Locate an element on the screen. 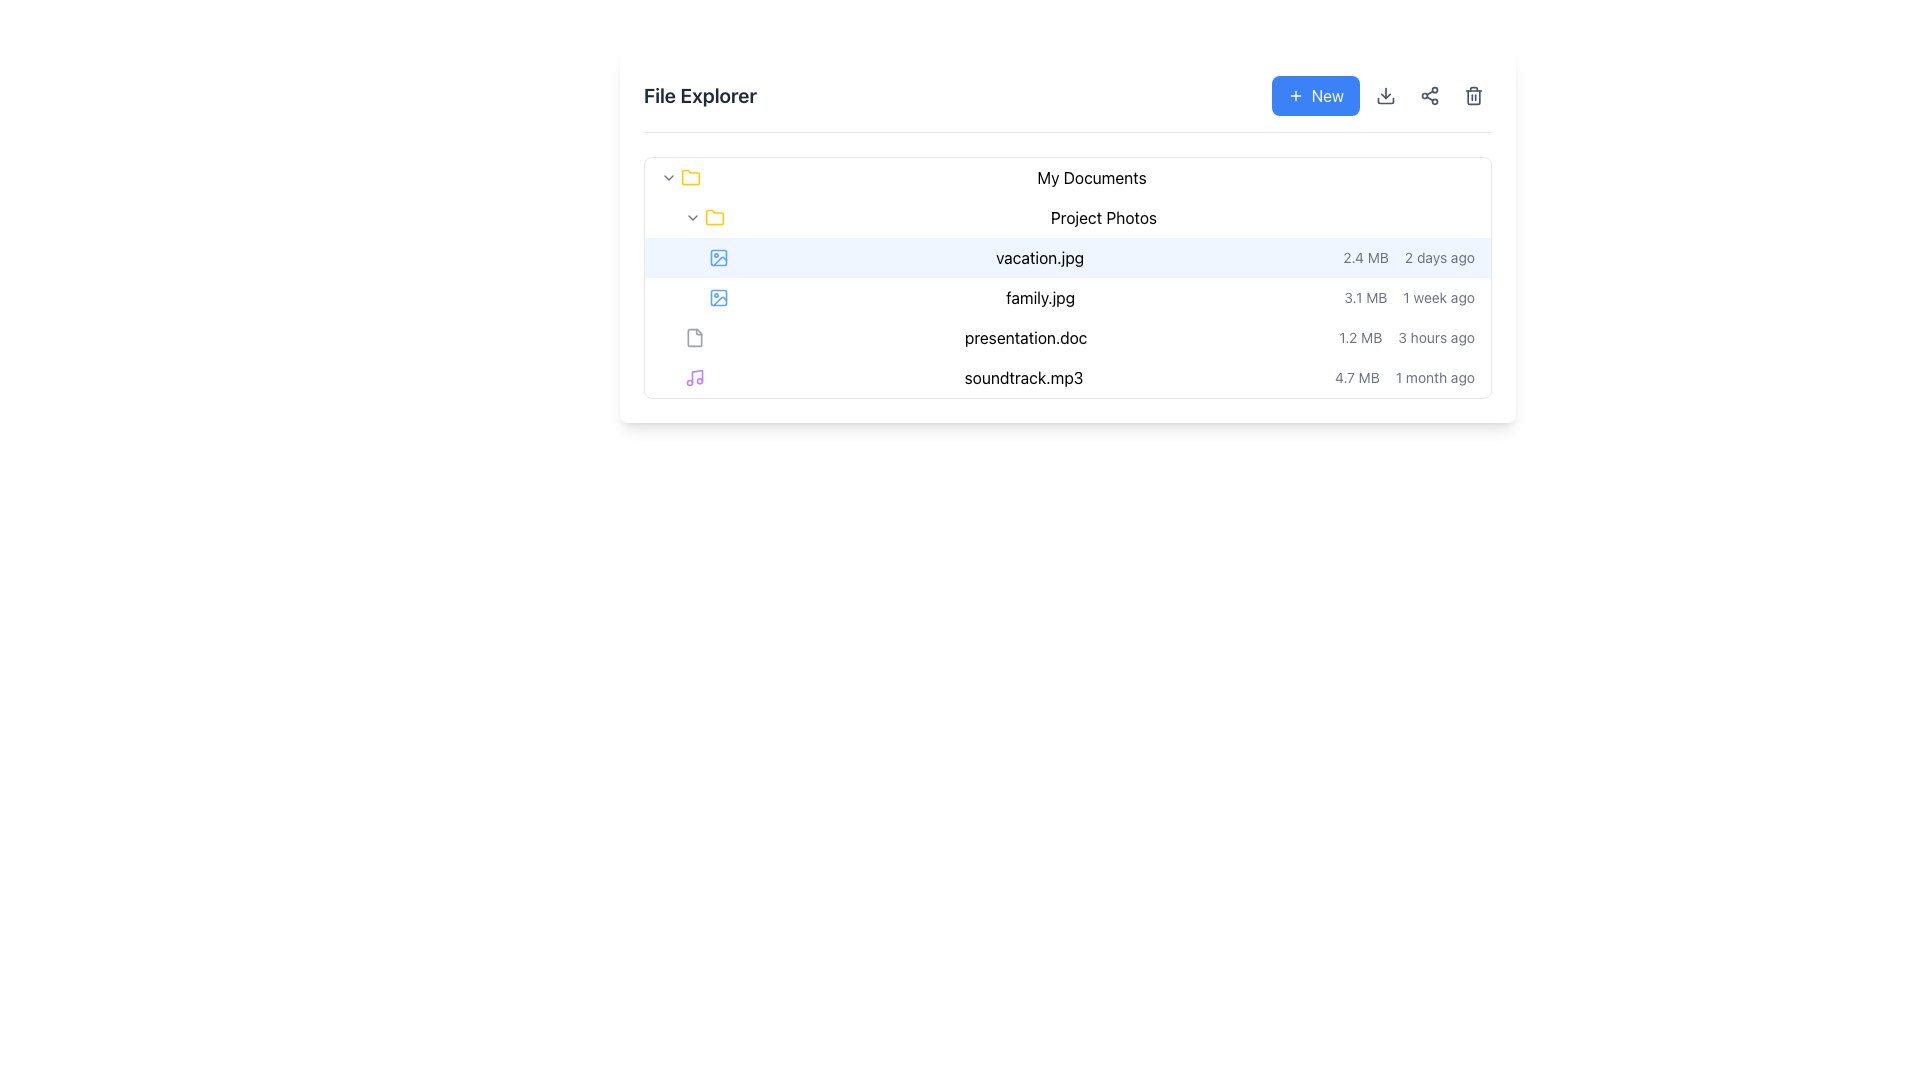  the button located in the top-right corner of the interface, next to the label 'File Explorer' is located at coordinates (1315, 96).